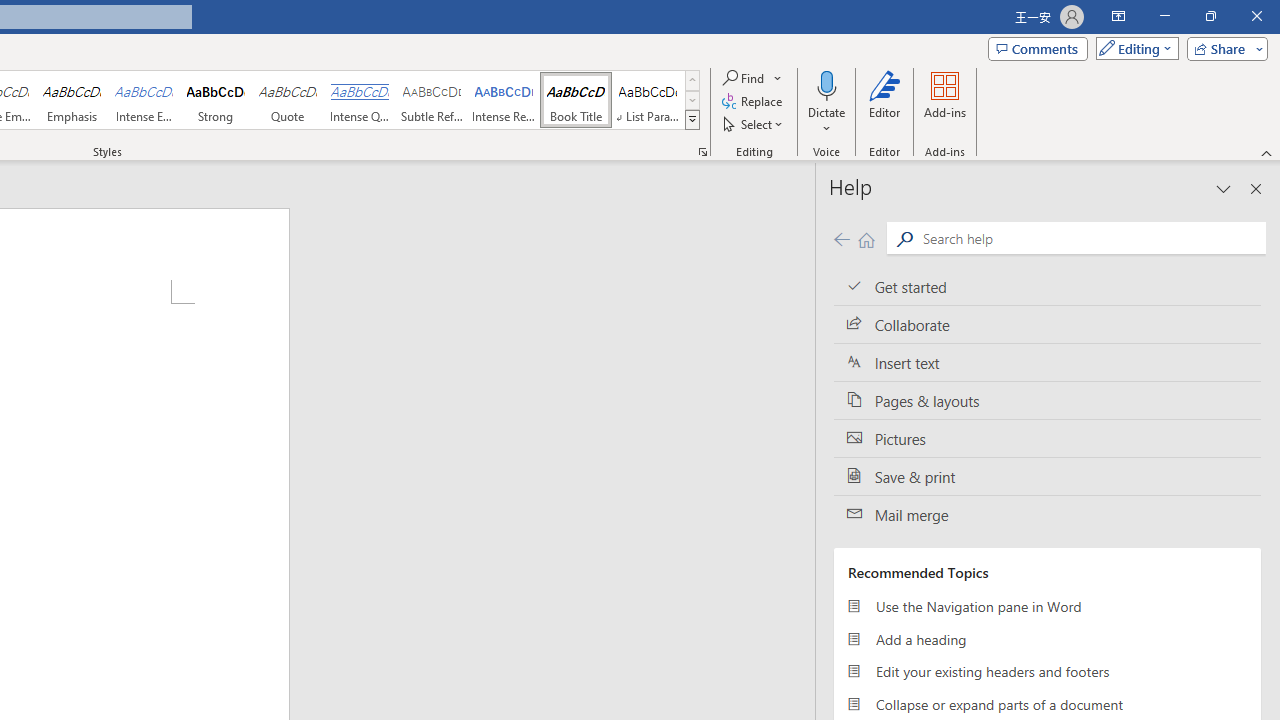 This screenshot has height=720, width=1280. What do you see at coordinates (575, 100) in the screenshot?
I see `'Book Title'` at bounding box center [575, 100].